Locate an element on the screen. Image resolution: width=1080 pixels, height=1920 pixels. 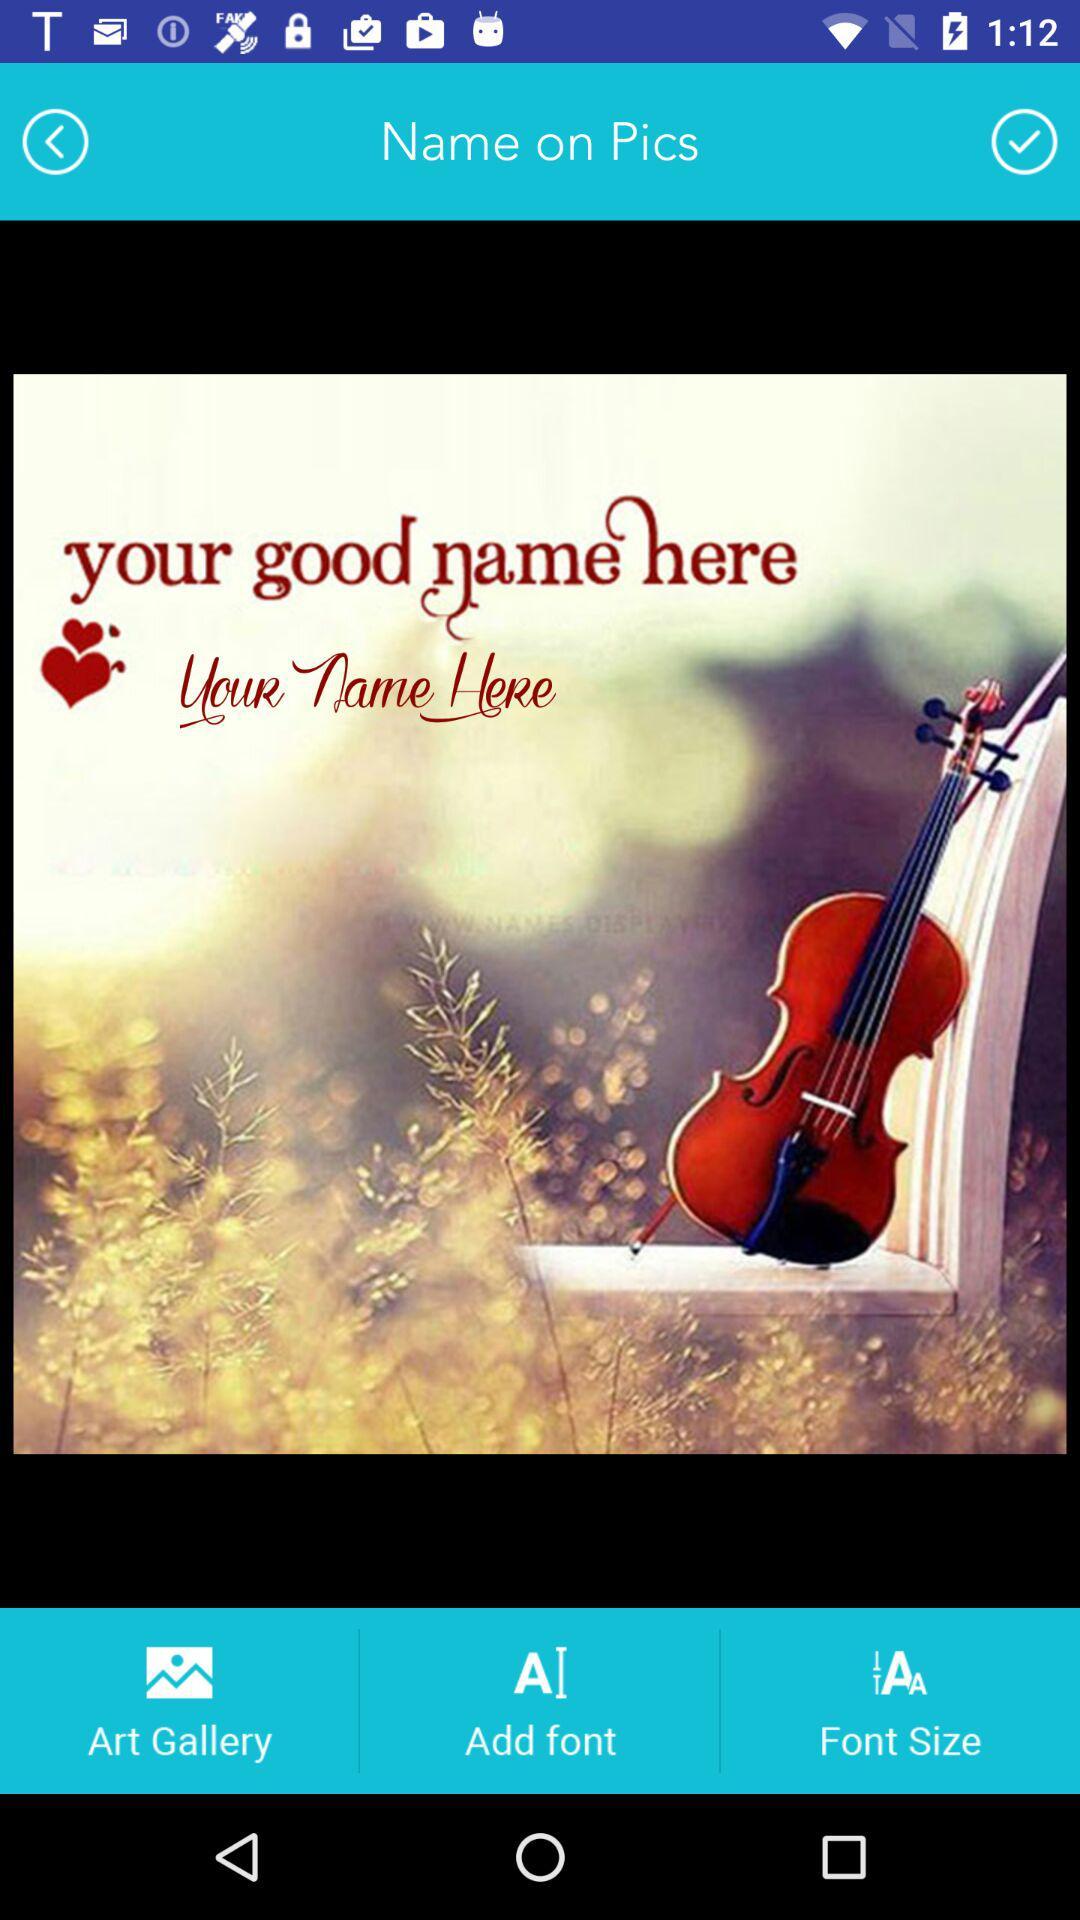
art/picture gallery is located at coordinates (177, 1699).